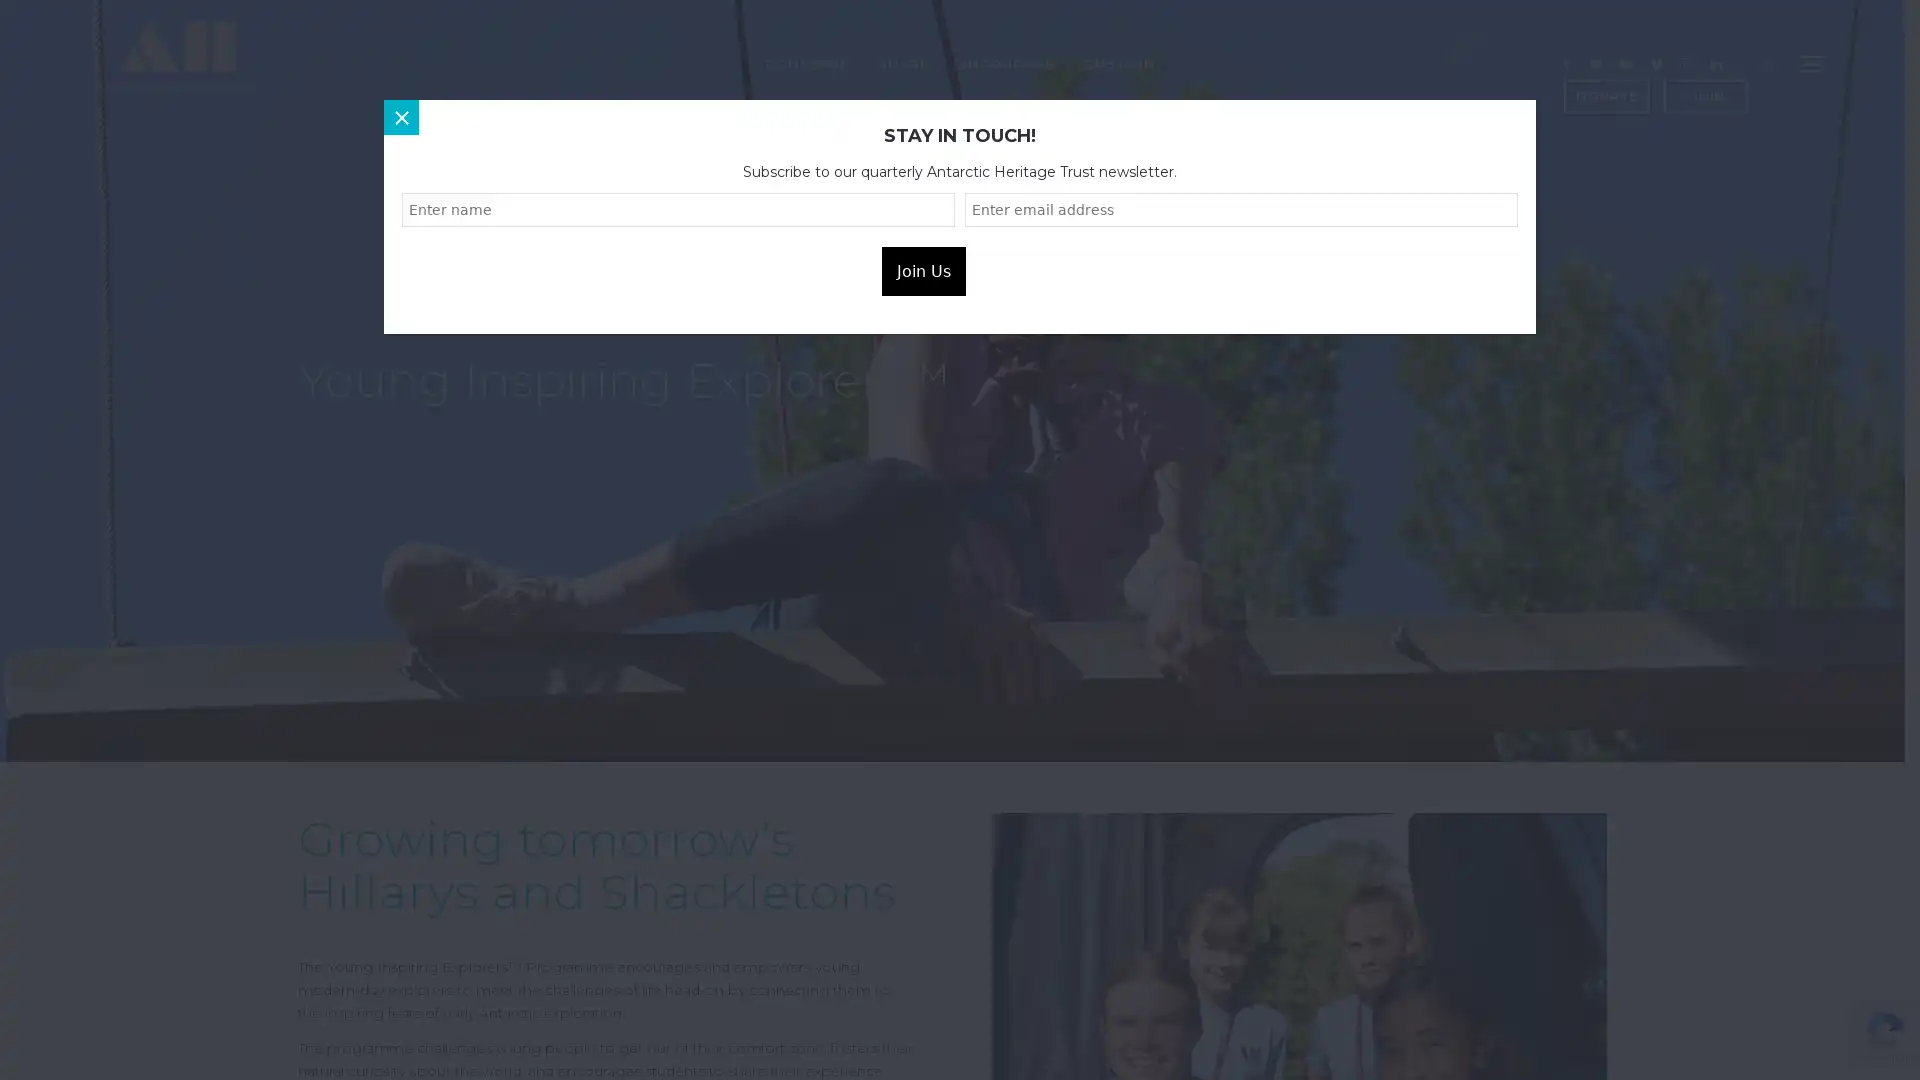 The image size is (1920, 1080). What do you see at coordinates (400, 117) in the screenshot?
I see `Close` at bounding box center [400, 117].